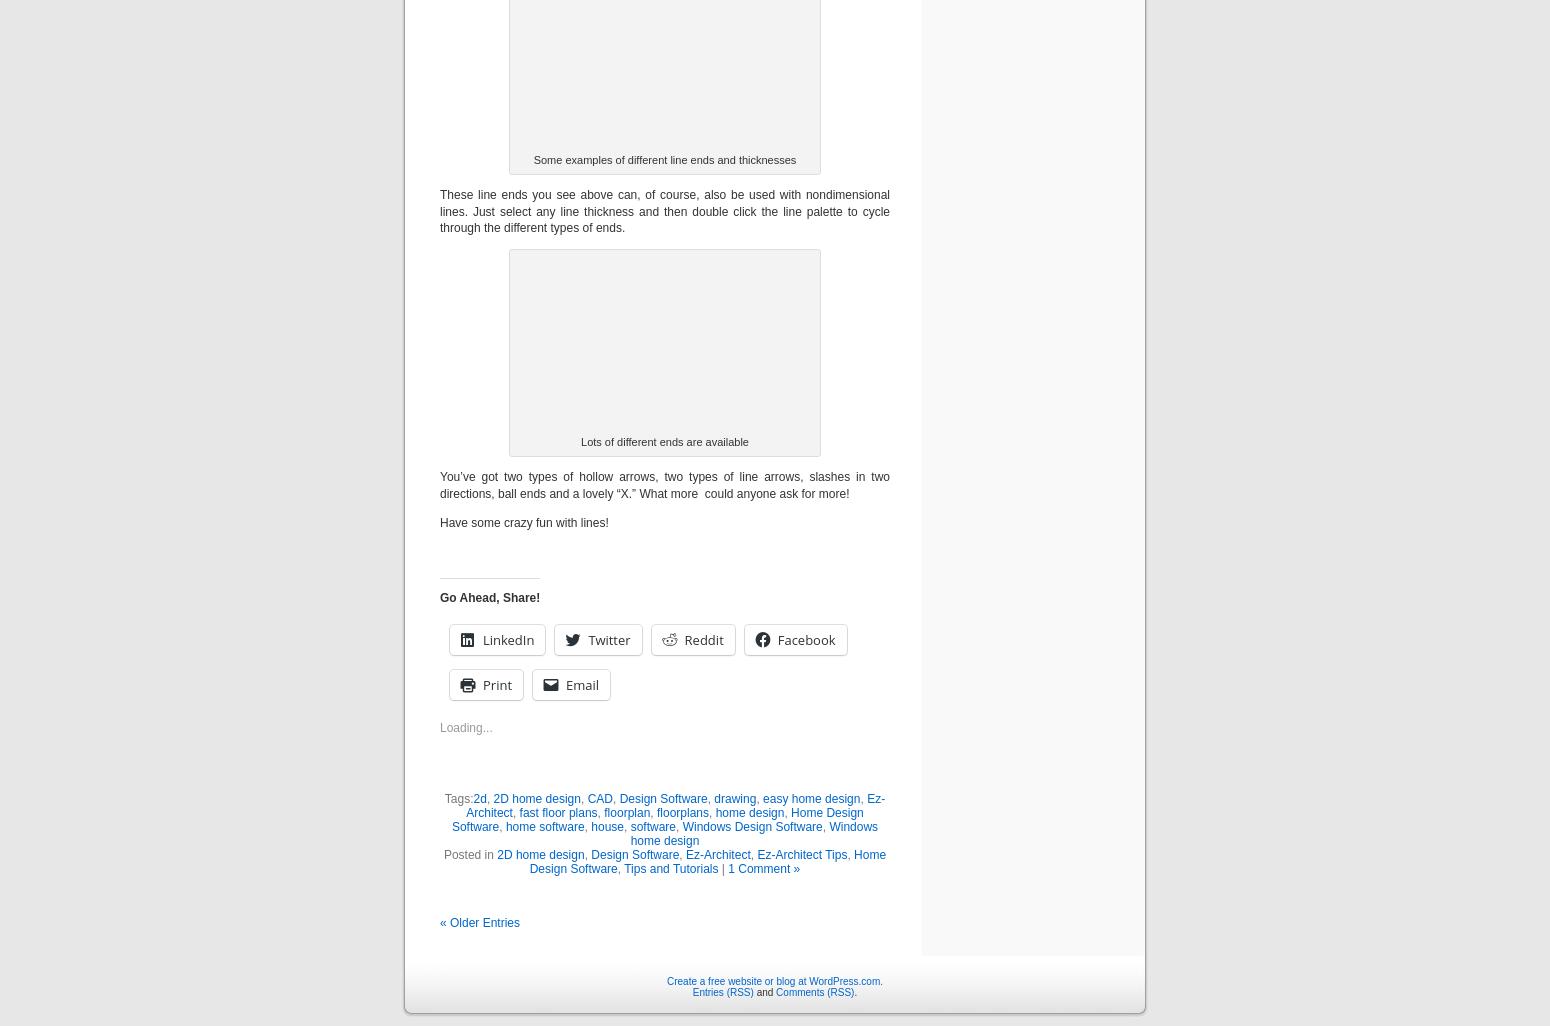 This screenshot has width=1550, height=1026. Describe the element at coordinates (669, 867) in the screenshot. I see `'Tips and Tutorials'` at that location.